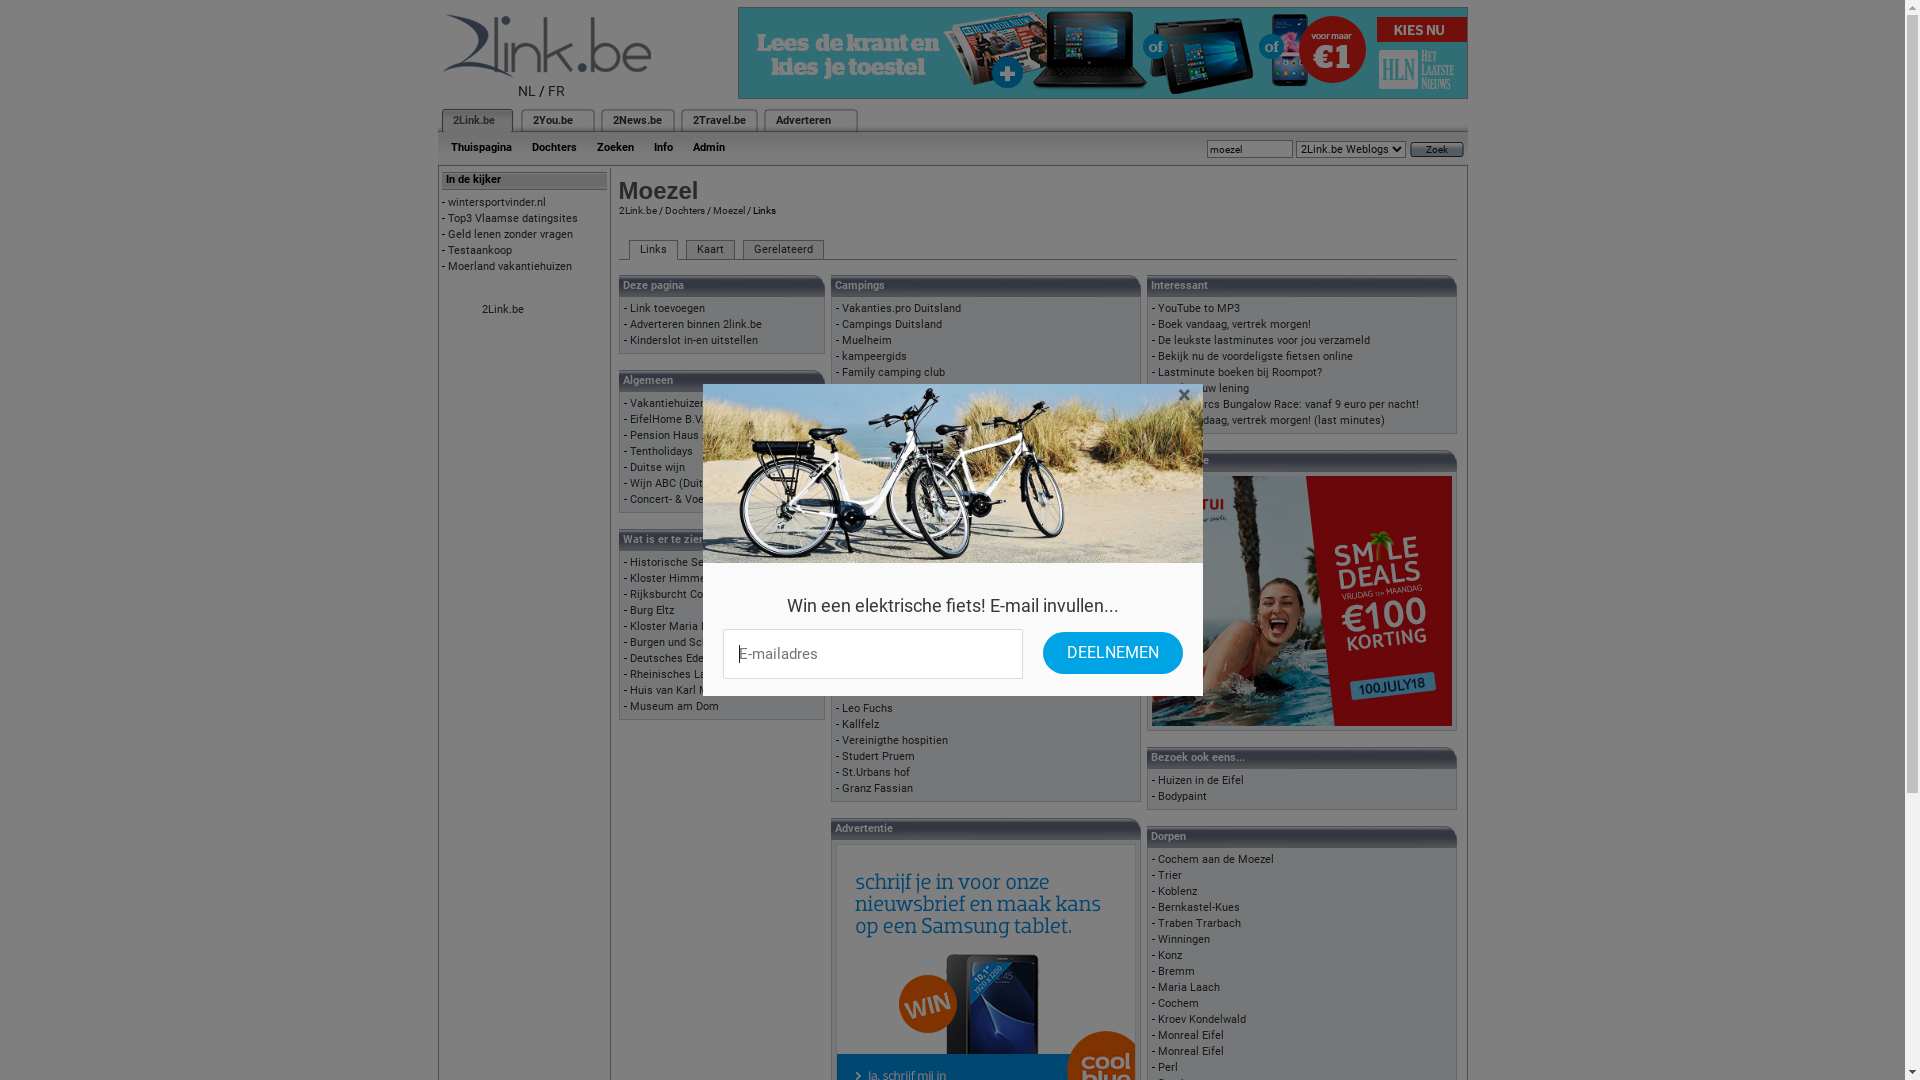  Describe the element at coordinates (893, 740) in the screenshot. I see `'Vereinigthe hospitien'` at that location.